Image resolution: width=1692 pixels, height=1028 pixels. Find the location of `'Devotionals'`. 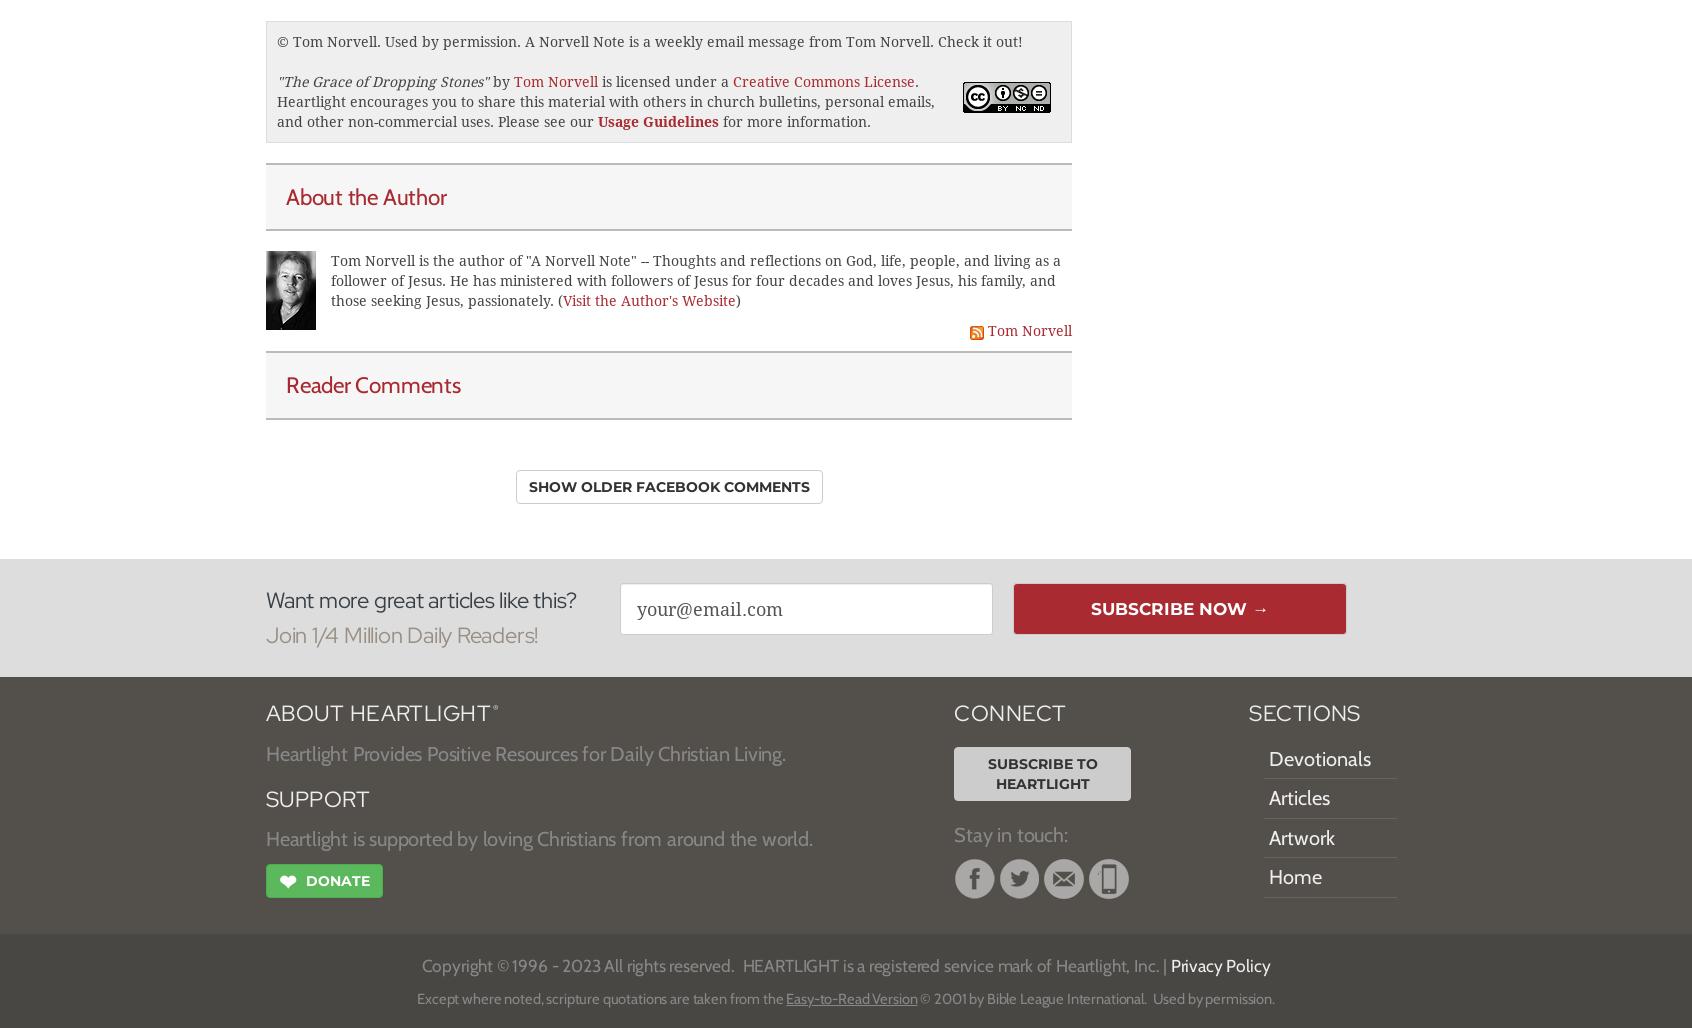

'Devotionals' is located at coordinates (1318, 757).